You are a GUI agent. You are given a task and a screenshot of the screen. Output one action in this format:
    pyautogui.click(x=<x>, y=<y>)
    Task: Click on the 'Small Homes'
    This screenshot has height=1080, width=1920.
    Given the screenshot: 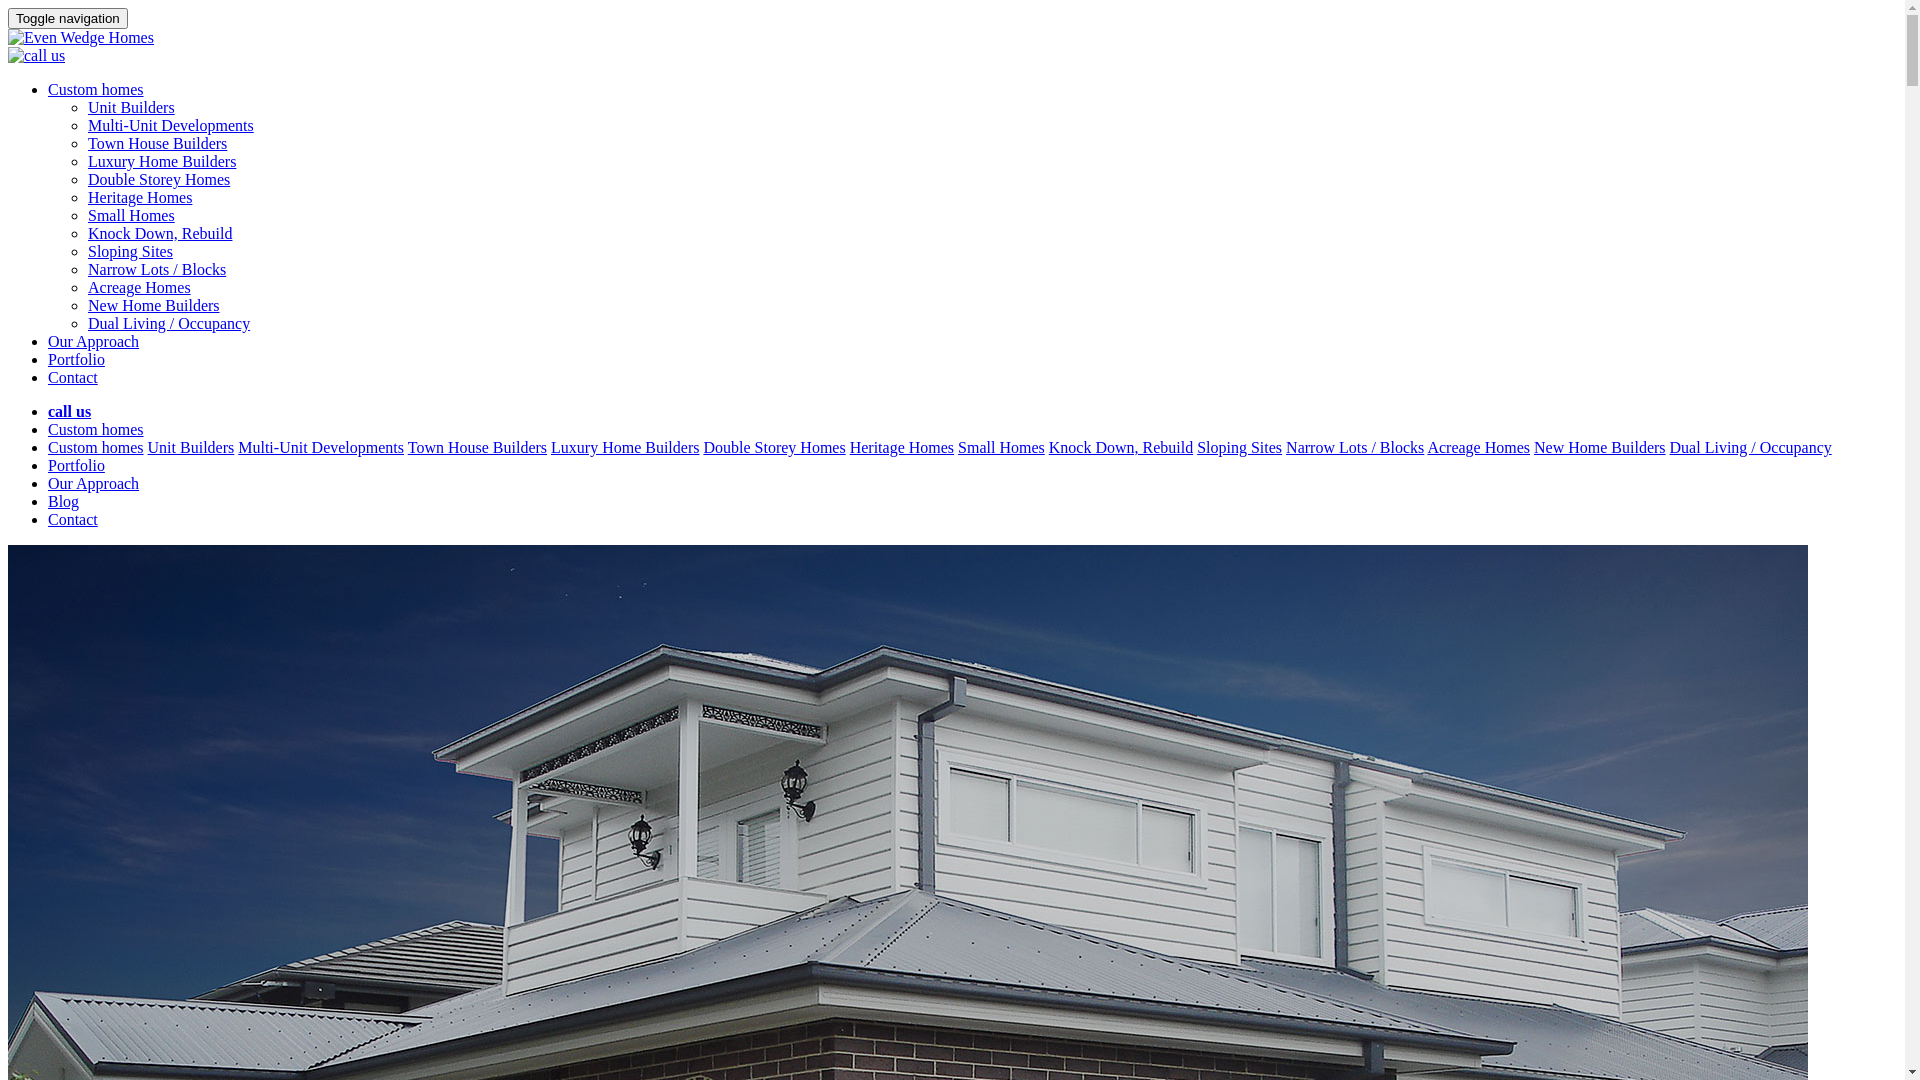 What is the action you would take?
    pyautogui.click(x=130, y=215)
    